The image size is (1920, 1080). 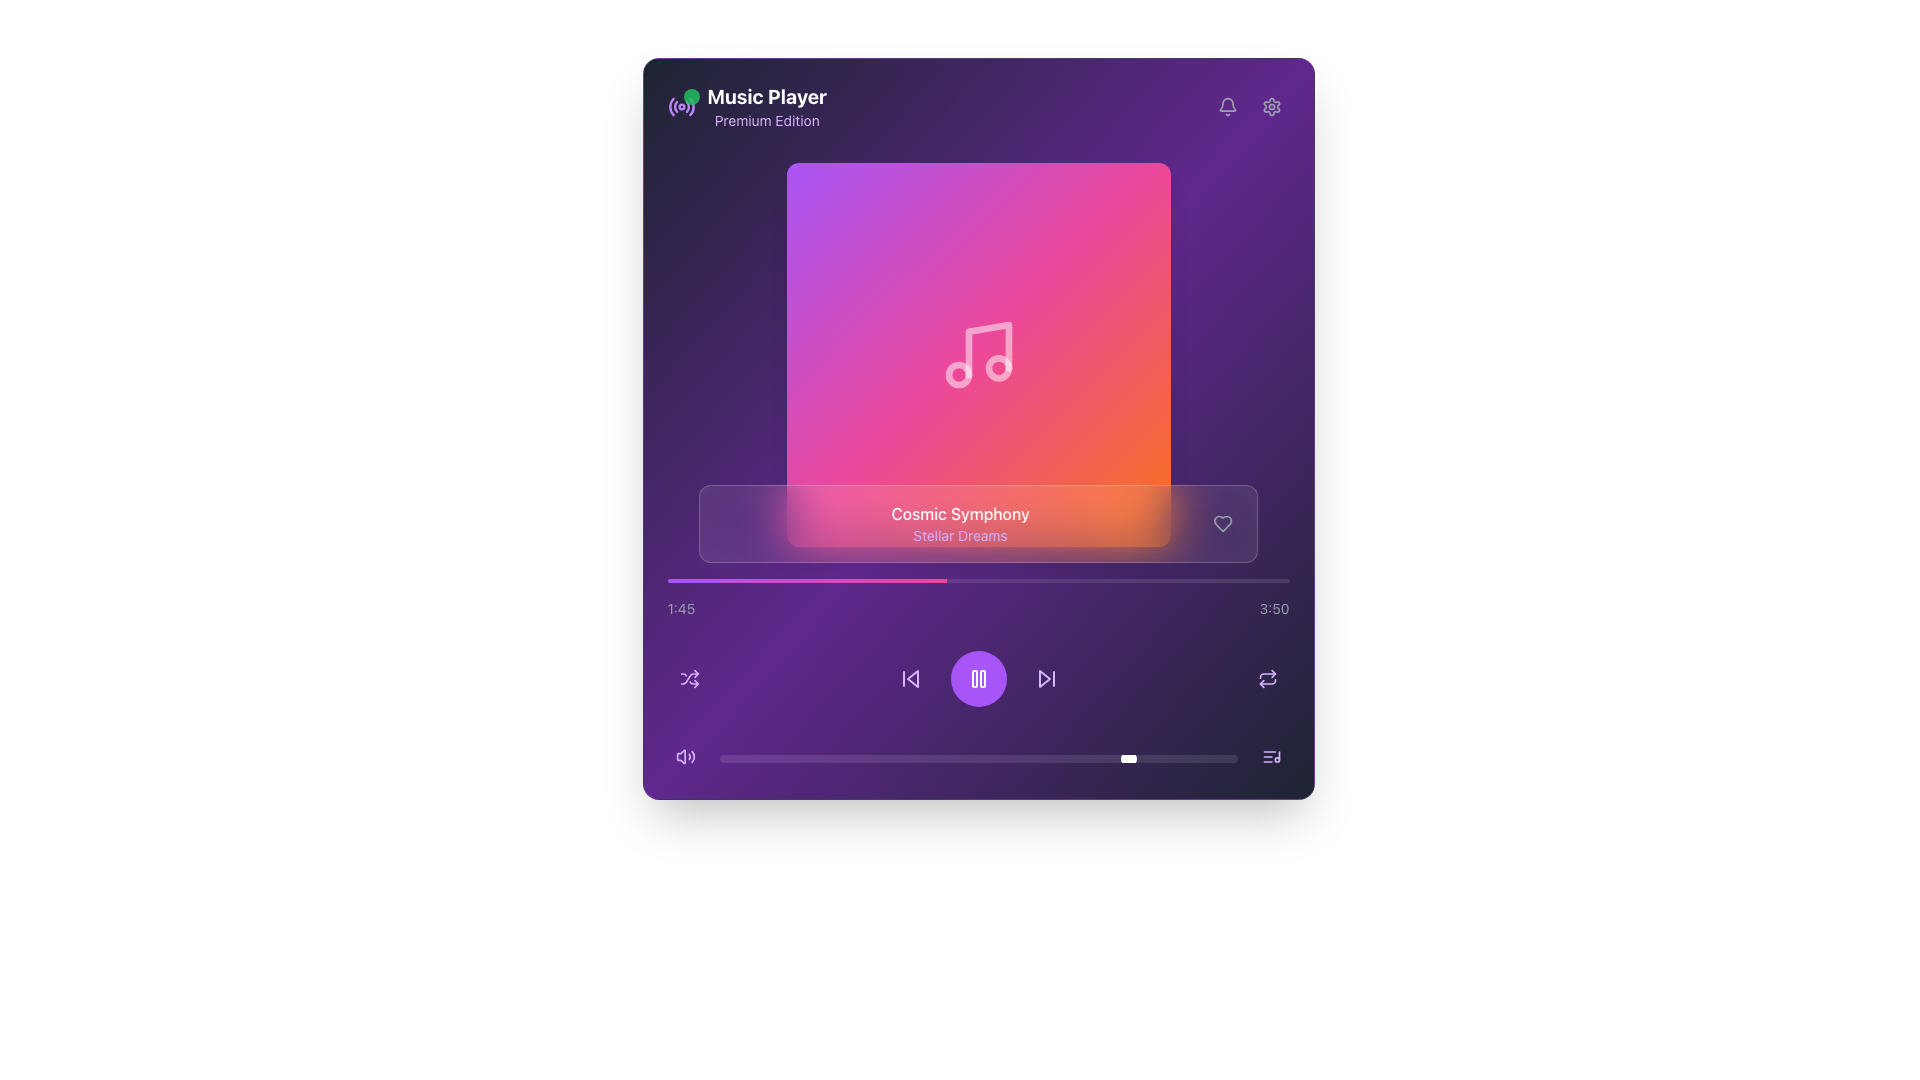 I want to click on the slider value, so click(x=1123, y=759).